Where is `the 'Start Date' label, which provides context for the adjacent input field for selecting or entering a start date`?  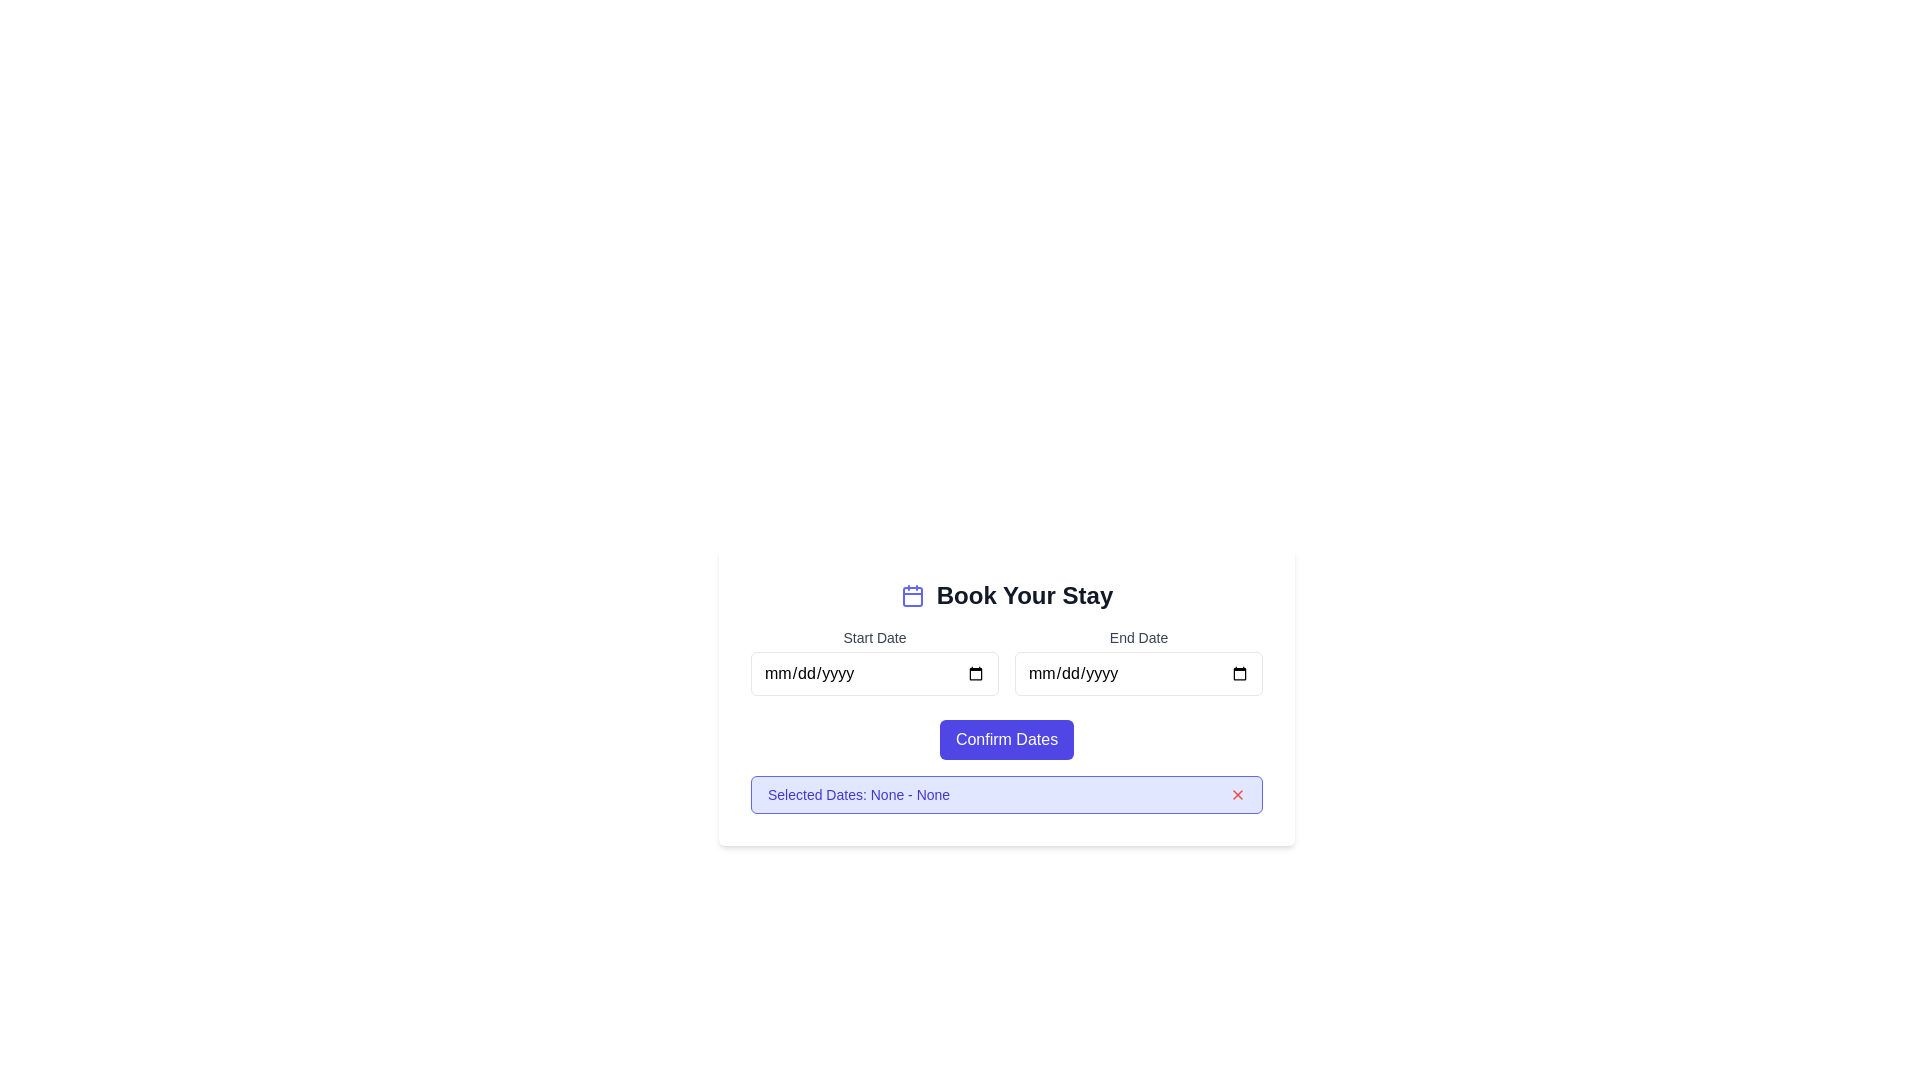 the 'Start Date' label, which provides context for the adjacent input field for selecting or entering a start date is located at coordinates (874, 637).